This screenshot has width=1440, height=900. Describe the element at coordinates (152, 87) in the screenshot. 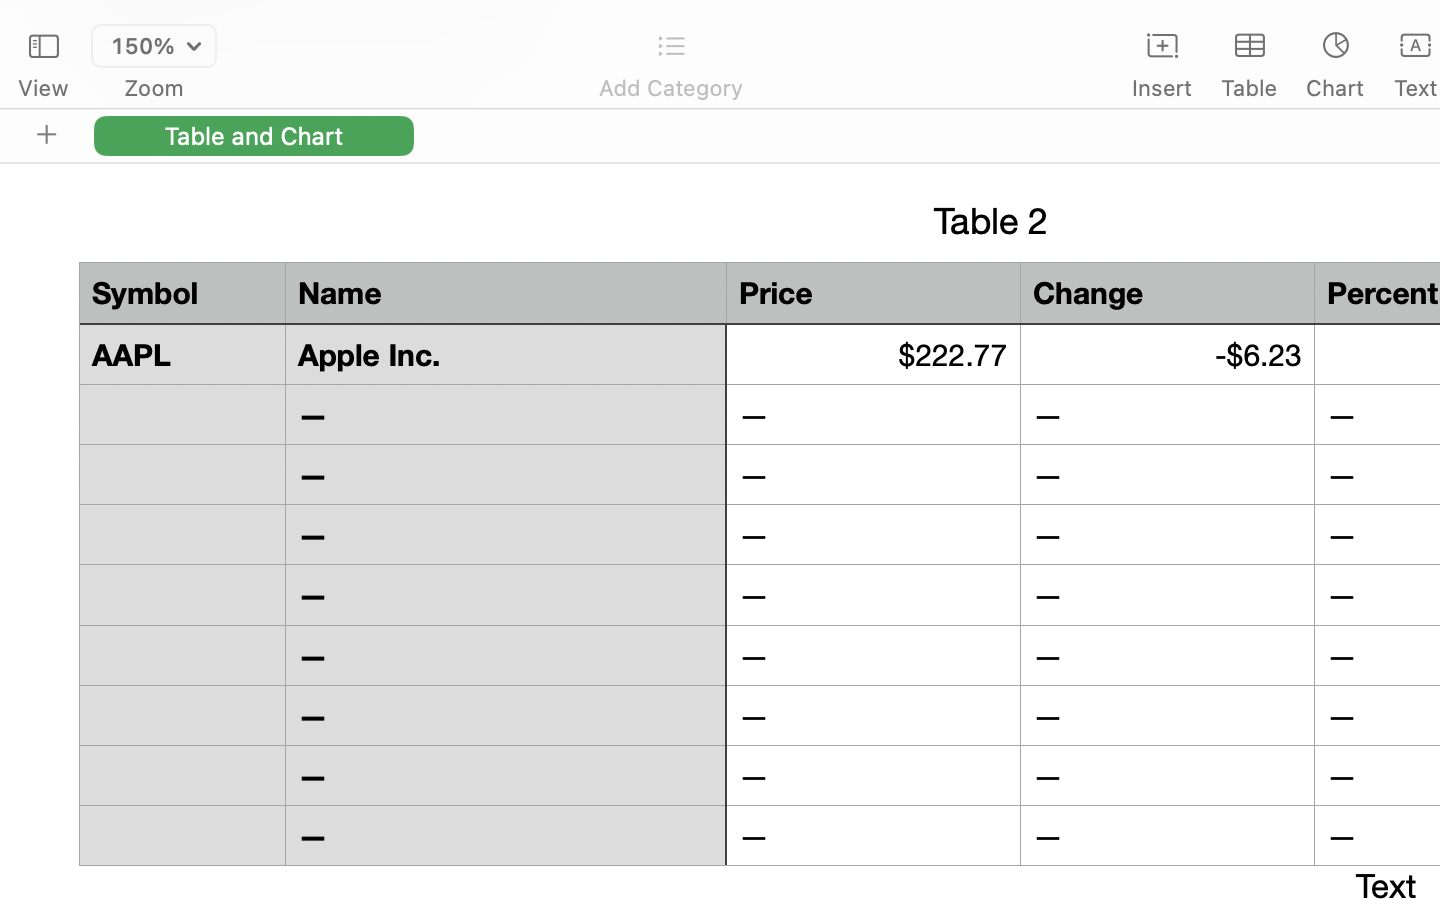

I see `'Zoom'` at that location.